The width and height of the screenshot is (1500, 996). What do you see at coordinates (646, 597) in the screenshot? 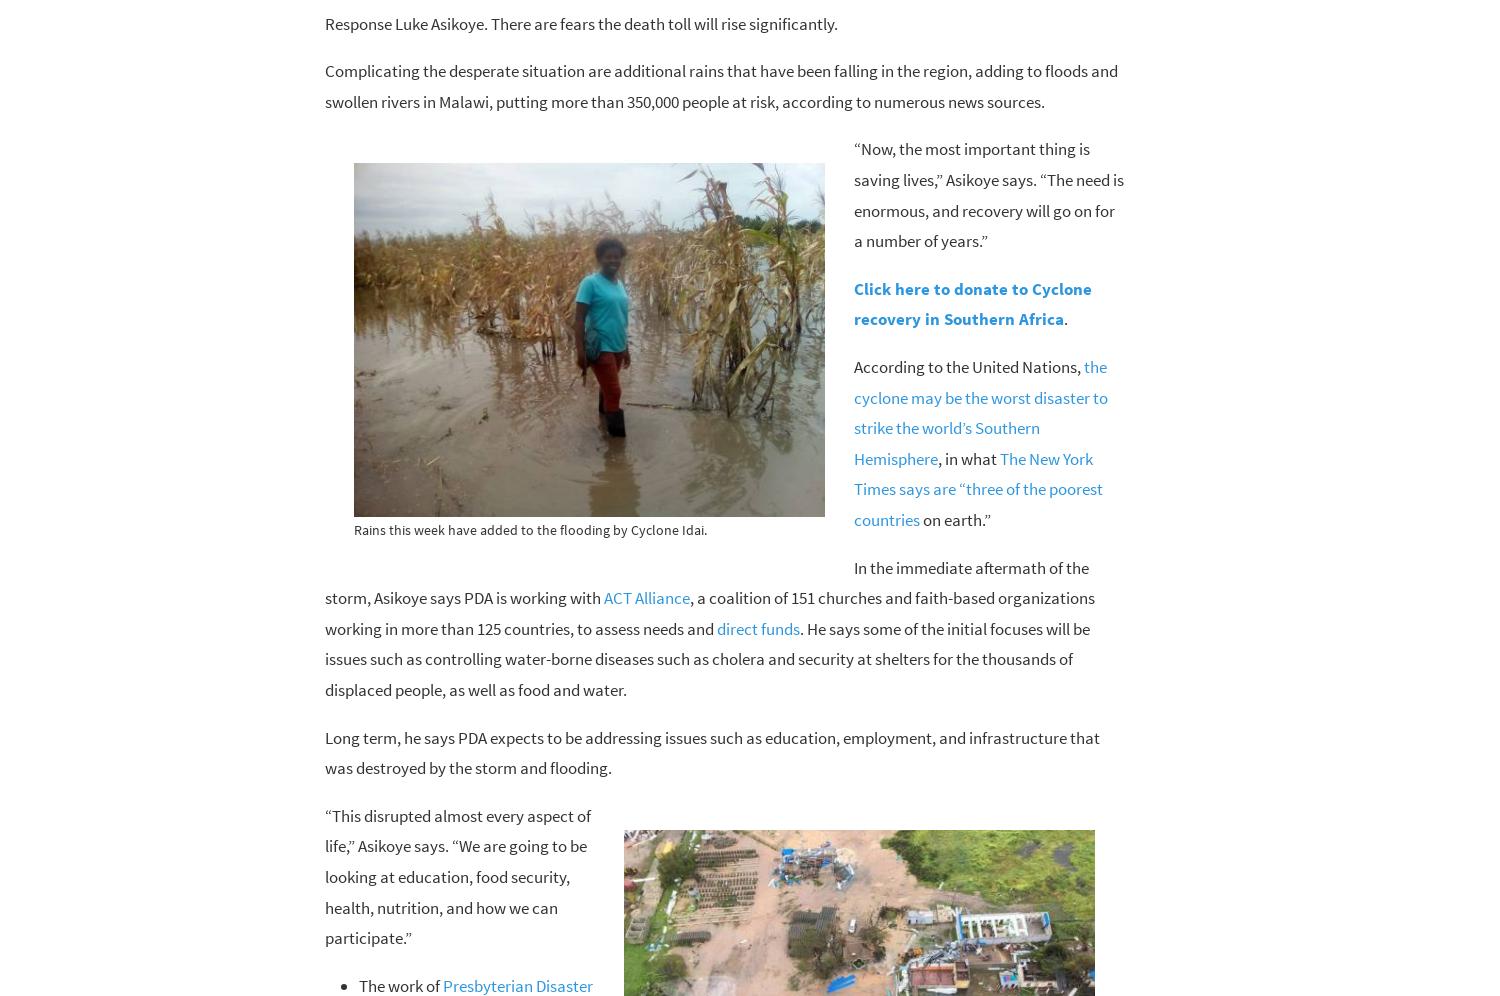
I see `'ACT Alliance'` at bounding box center [646, 597].